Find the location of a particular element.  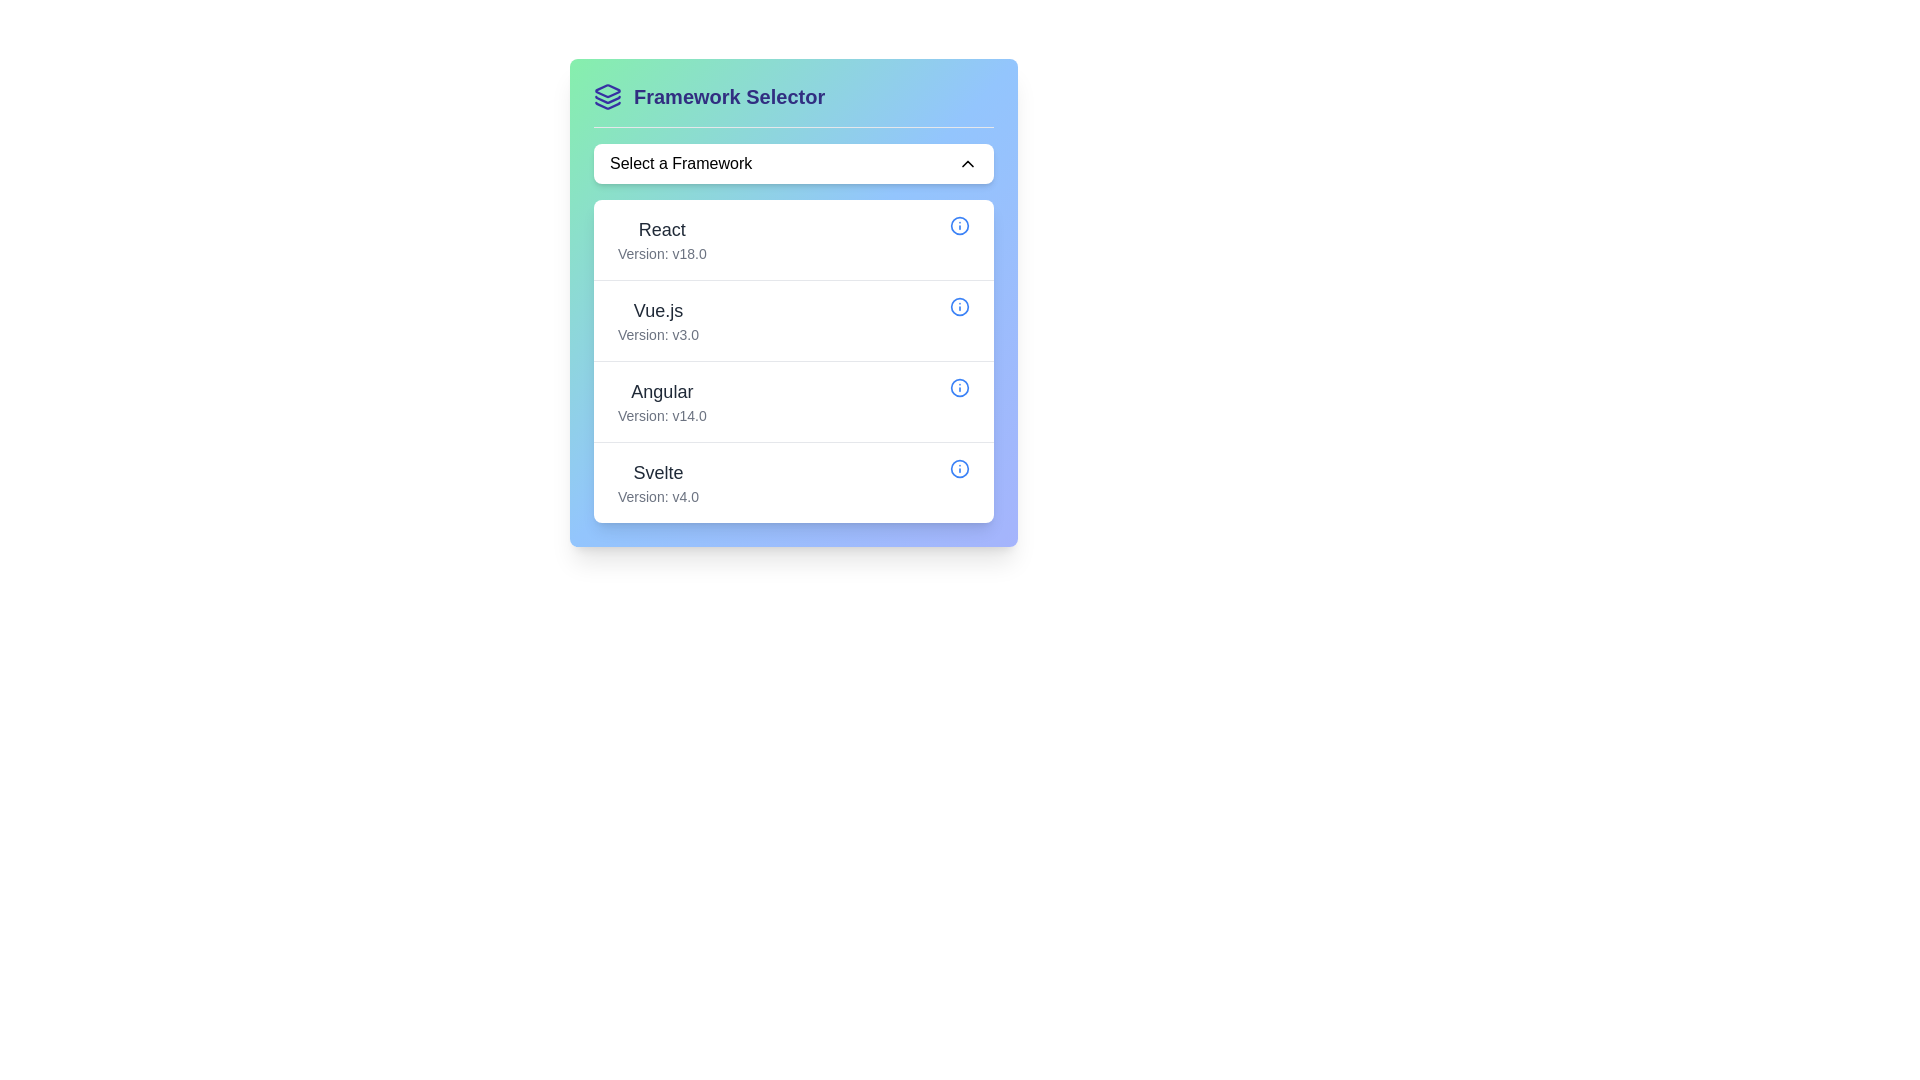

displayed text of the Text Display element that shows the name and version of the React framework, located below the 'Select a Framework' dropdown in the first row of the list is located at coordinates (662, 238).